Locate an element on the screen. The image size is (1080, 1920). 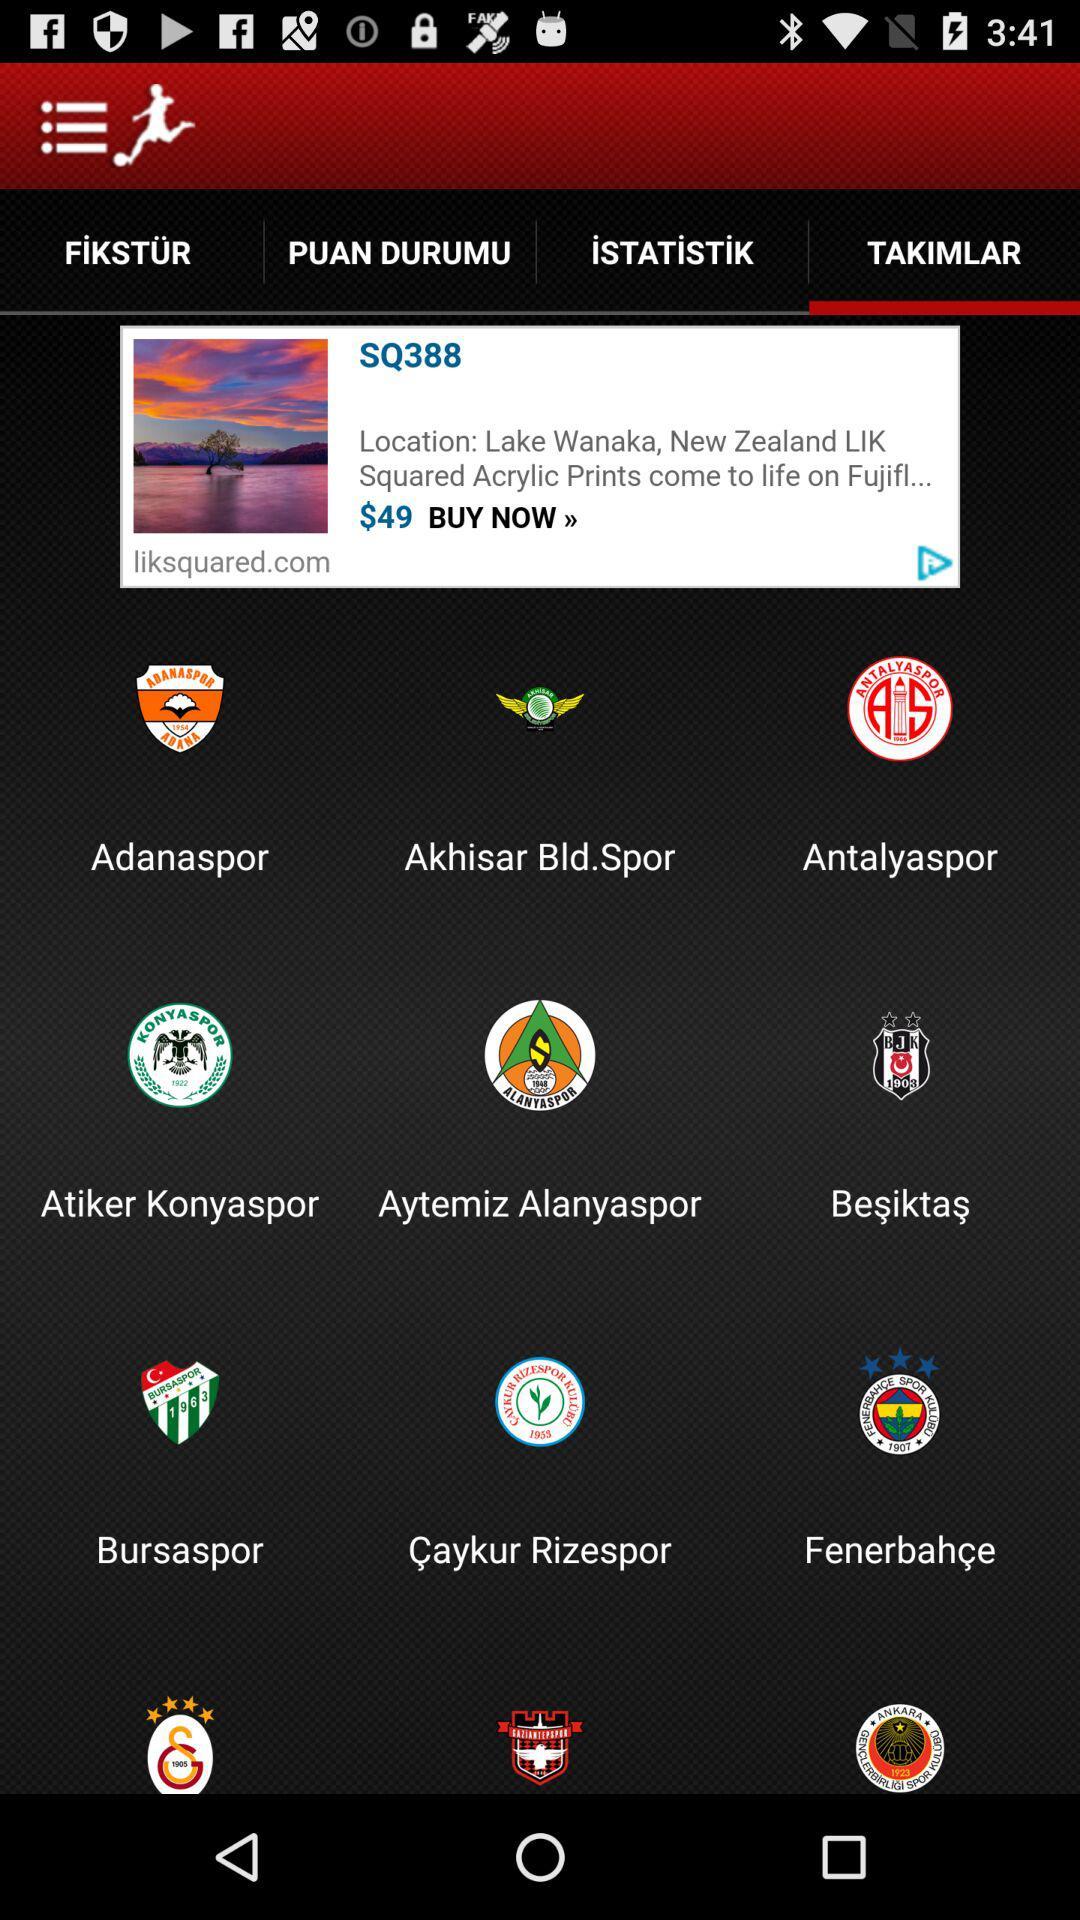
location optioni is located at coordinates (540, 455).